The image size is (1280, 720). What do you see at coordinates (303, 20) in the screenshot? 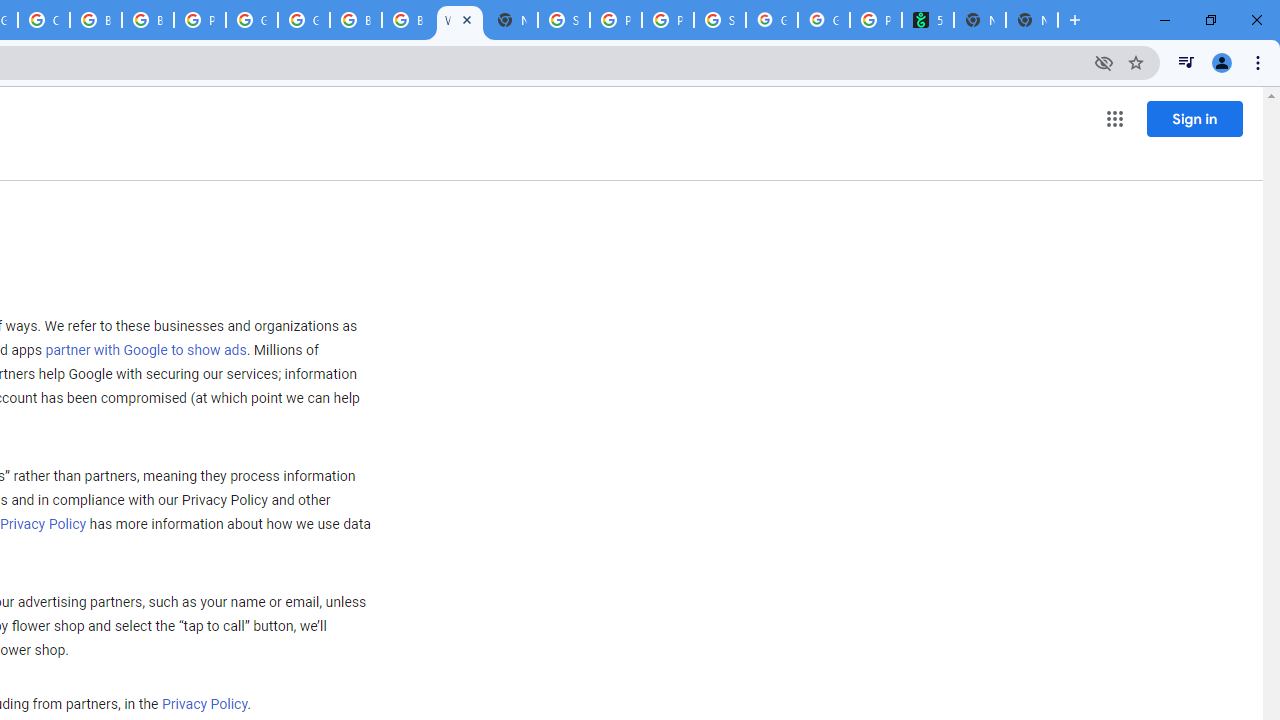
I see `'Google Cloud Platform'` at bounding box center [303, 20].